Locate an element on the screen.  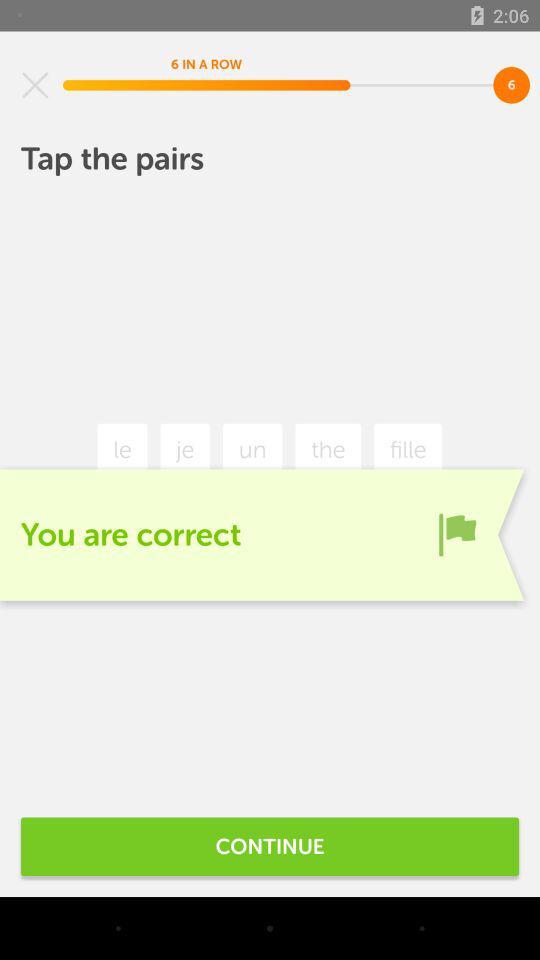
the star icon is located at coordinates (35, 85).